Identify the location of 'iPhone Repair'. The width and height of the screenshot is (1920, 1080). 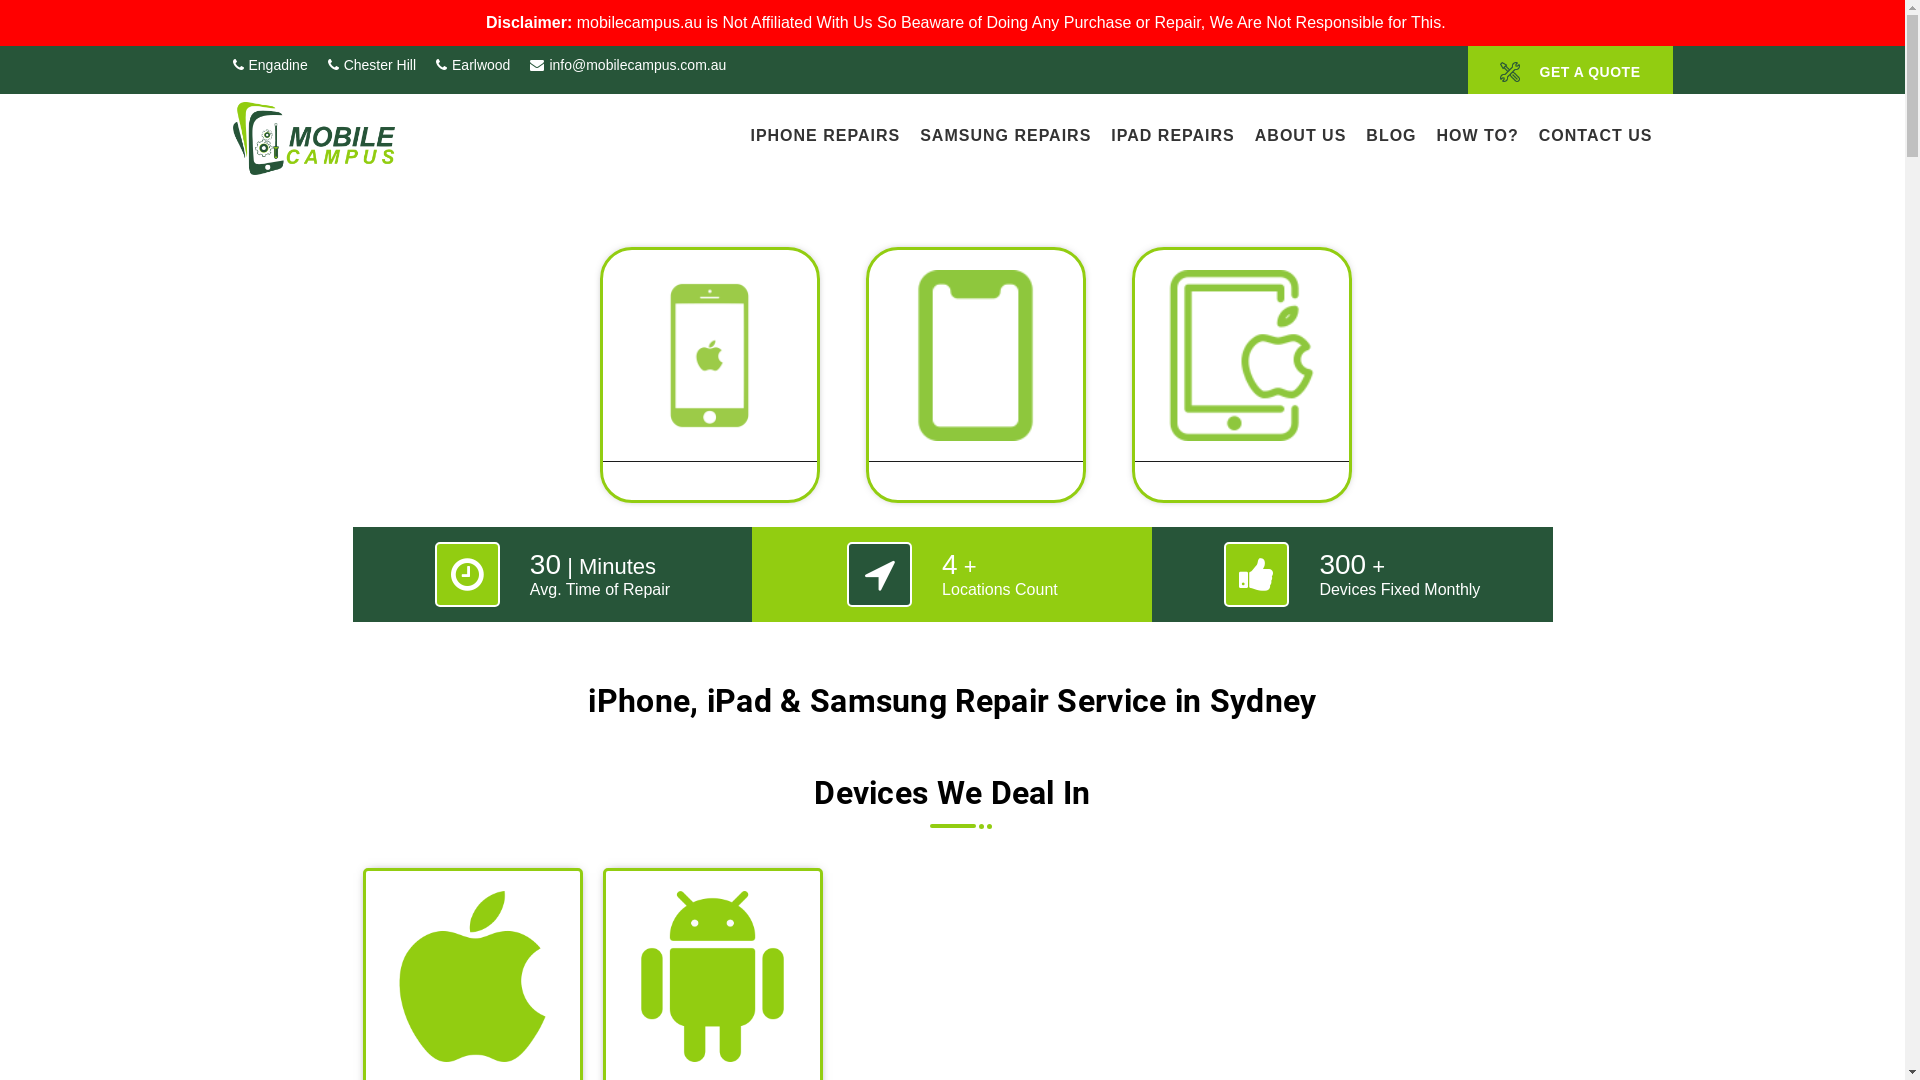
(709, 385).